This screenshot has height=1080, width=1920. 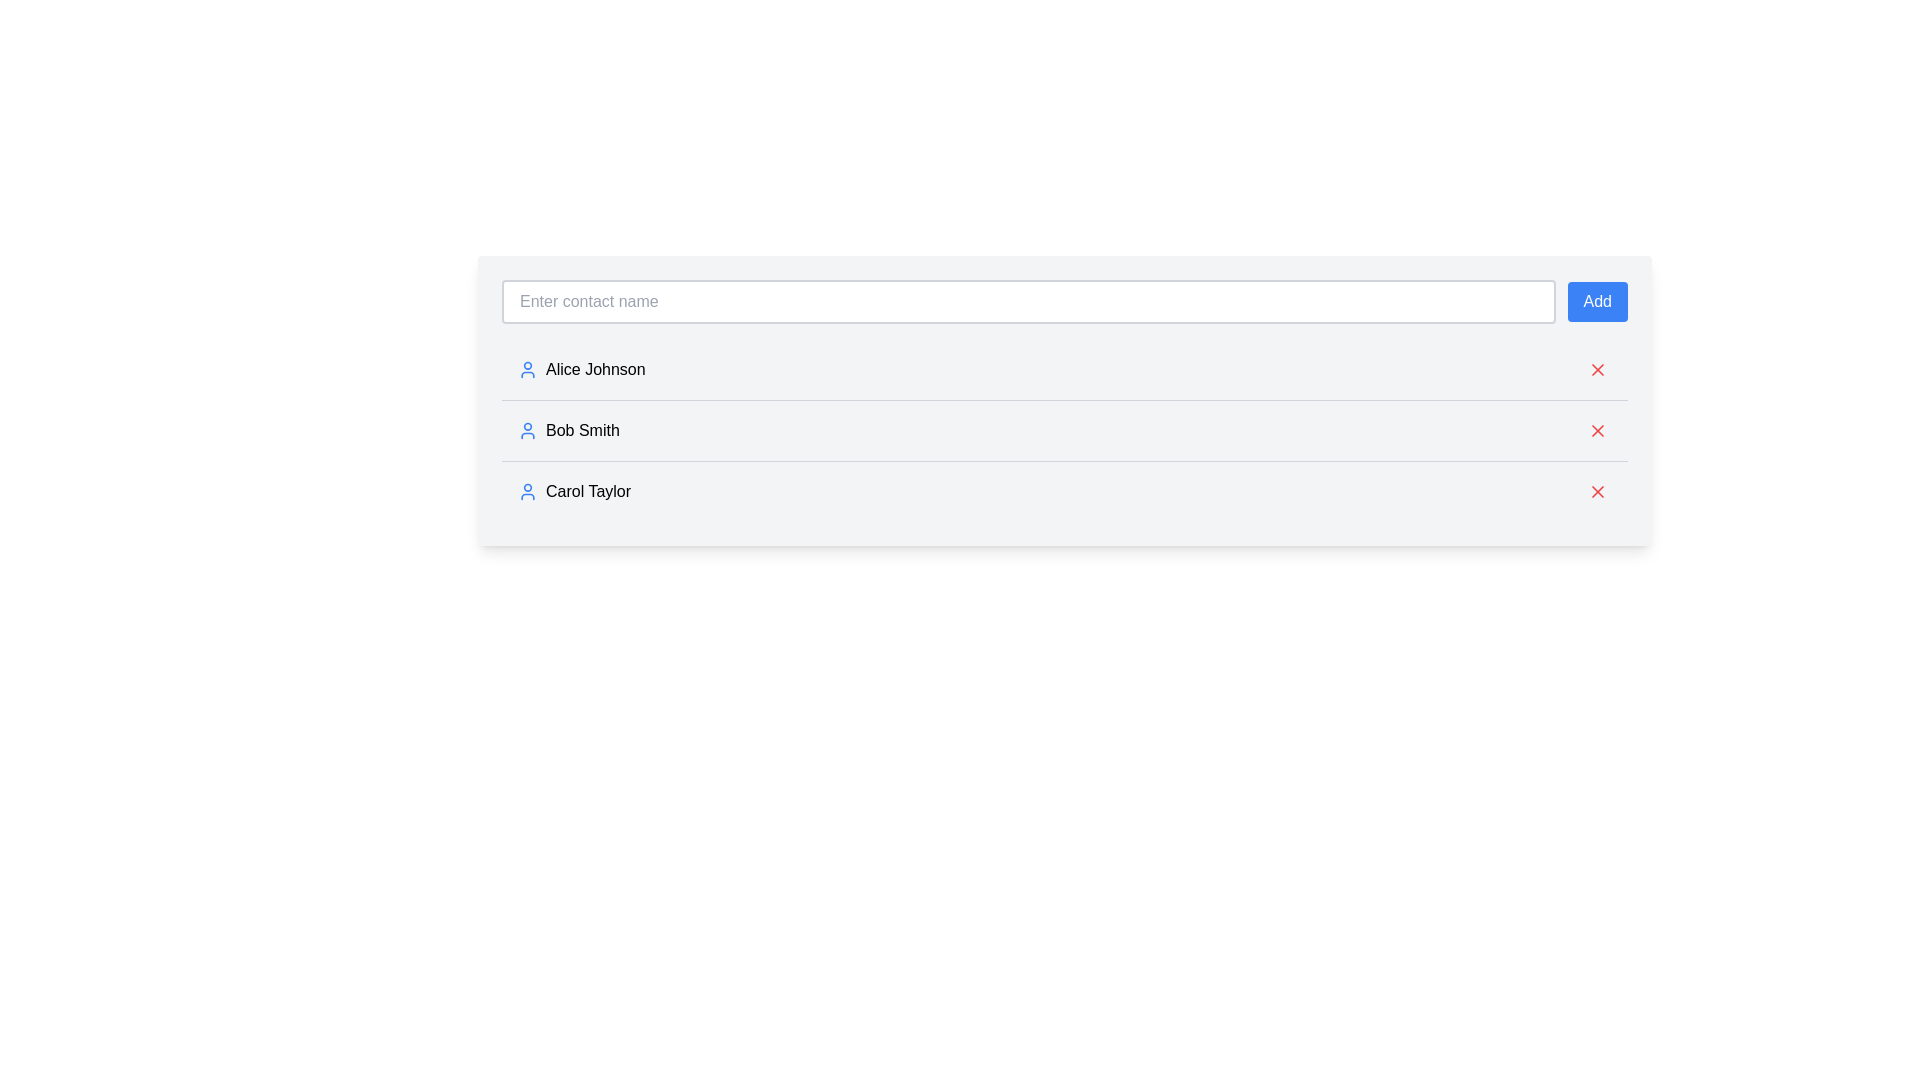 What do you see at coordinates (1596, 301) in the screenshot?
I see `the submit button located to the right of the text input field with placeholder text 'Enter contact name'` at bounding box center [1596, 301].